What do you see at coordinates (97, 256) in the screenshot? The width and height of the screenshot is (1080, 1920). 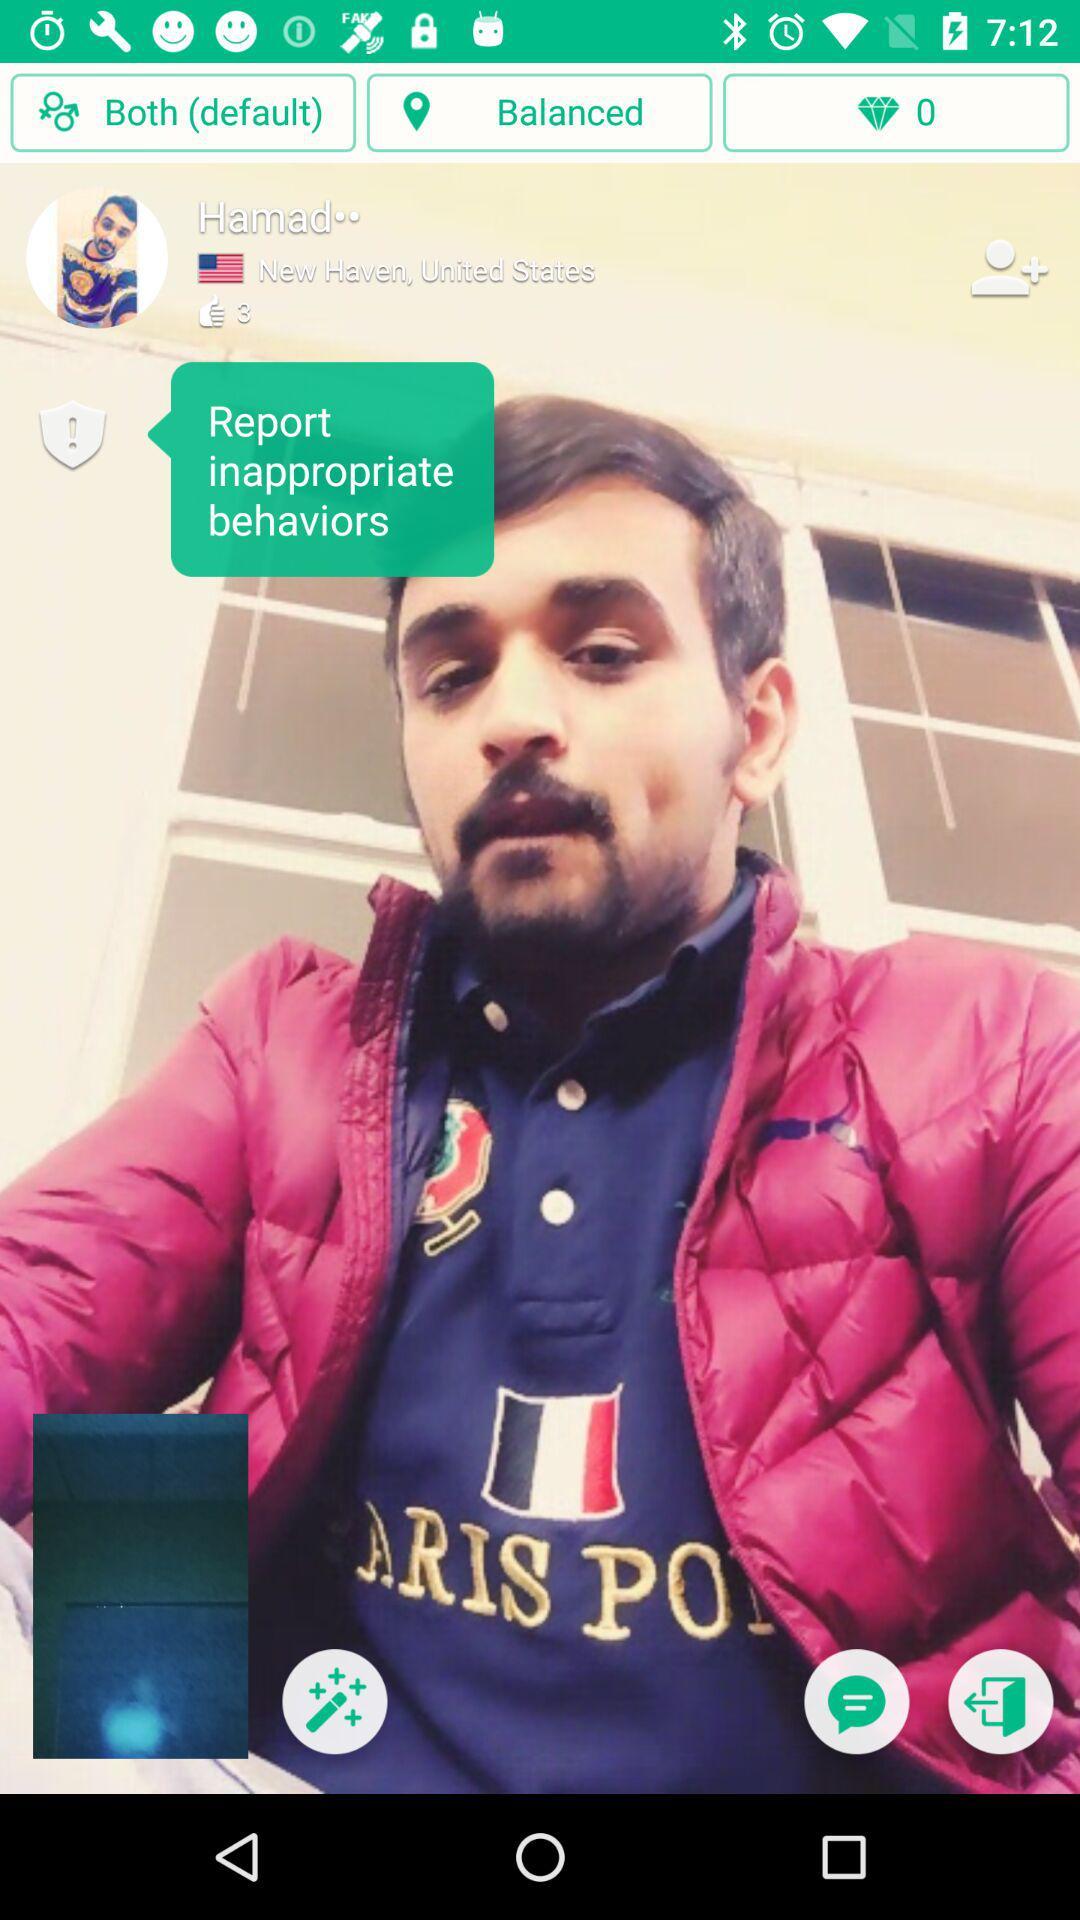 I see `the item below the both (default) item` at bounding box center [97, 256].